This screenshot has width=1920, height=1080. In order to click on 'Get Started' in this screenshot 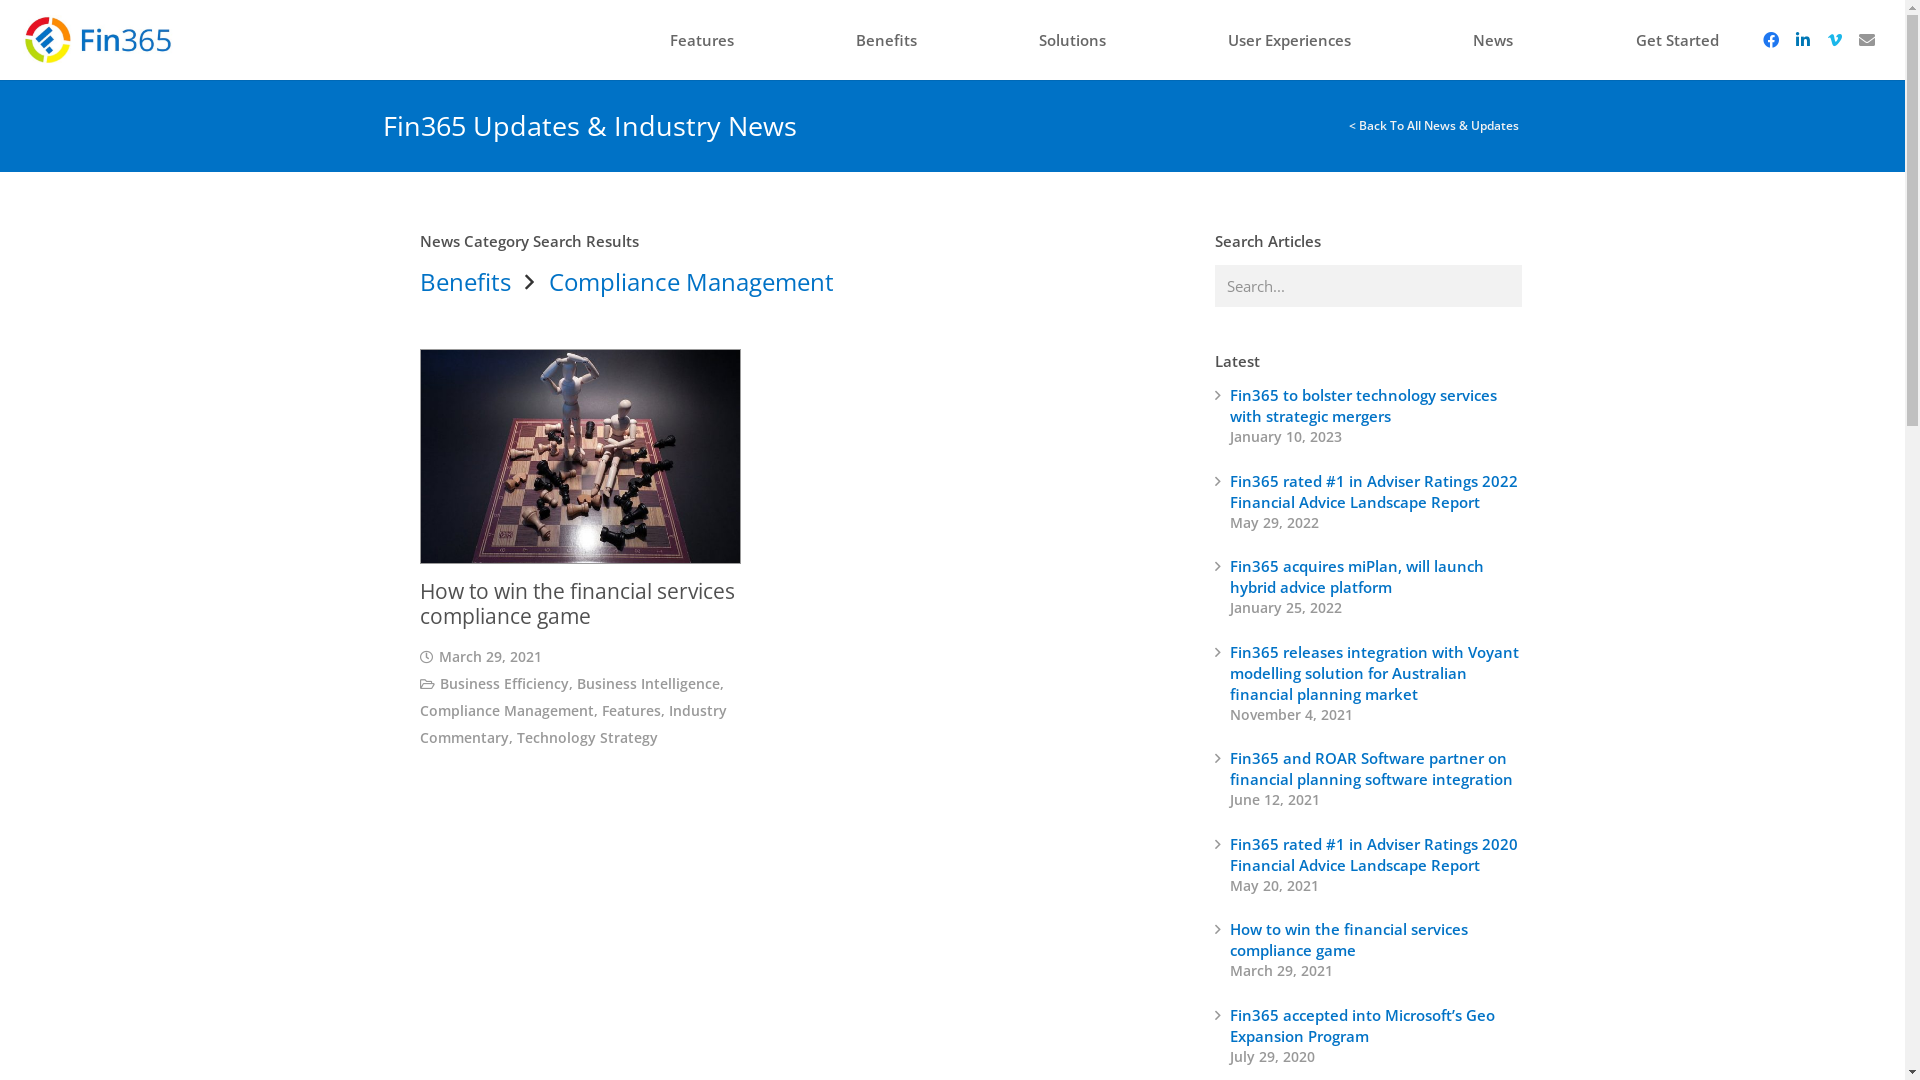, I will do `click(1676, 39)`.